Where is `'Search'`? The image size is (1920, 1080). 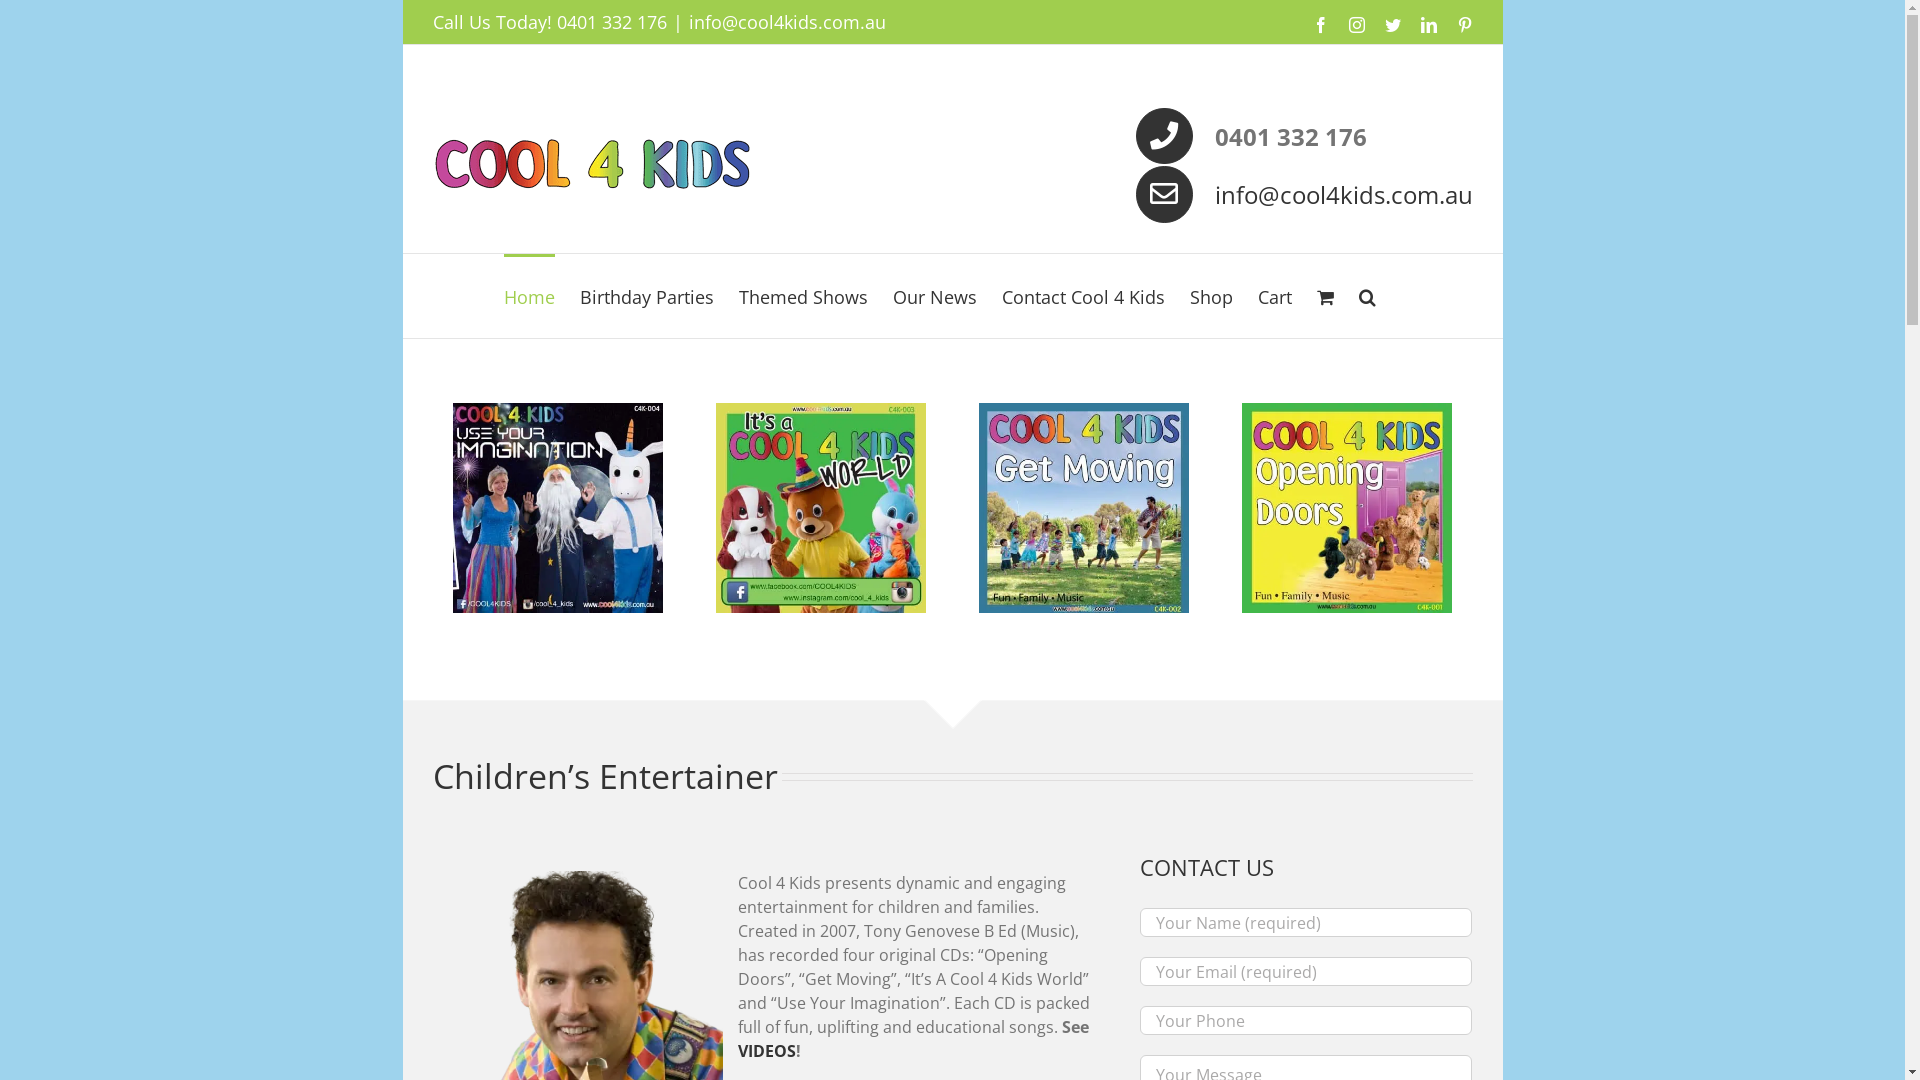
'Search' is located at coordinates (1366, 296).